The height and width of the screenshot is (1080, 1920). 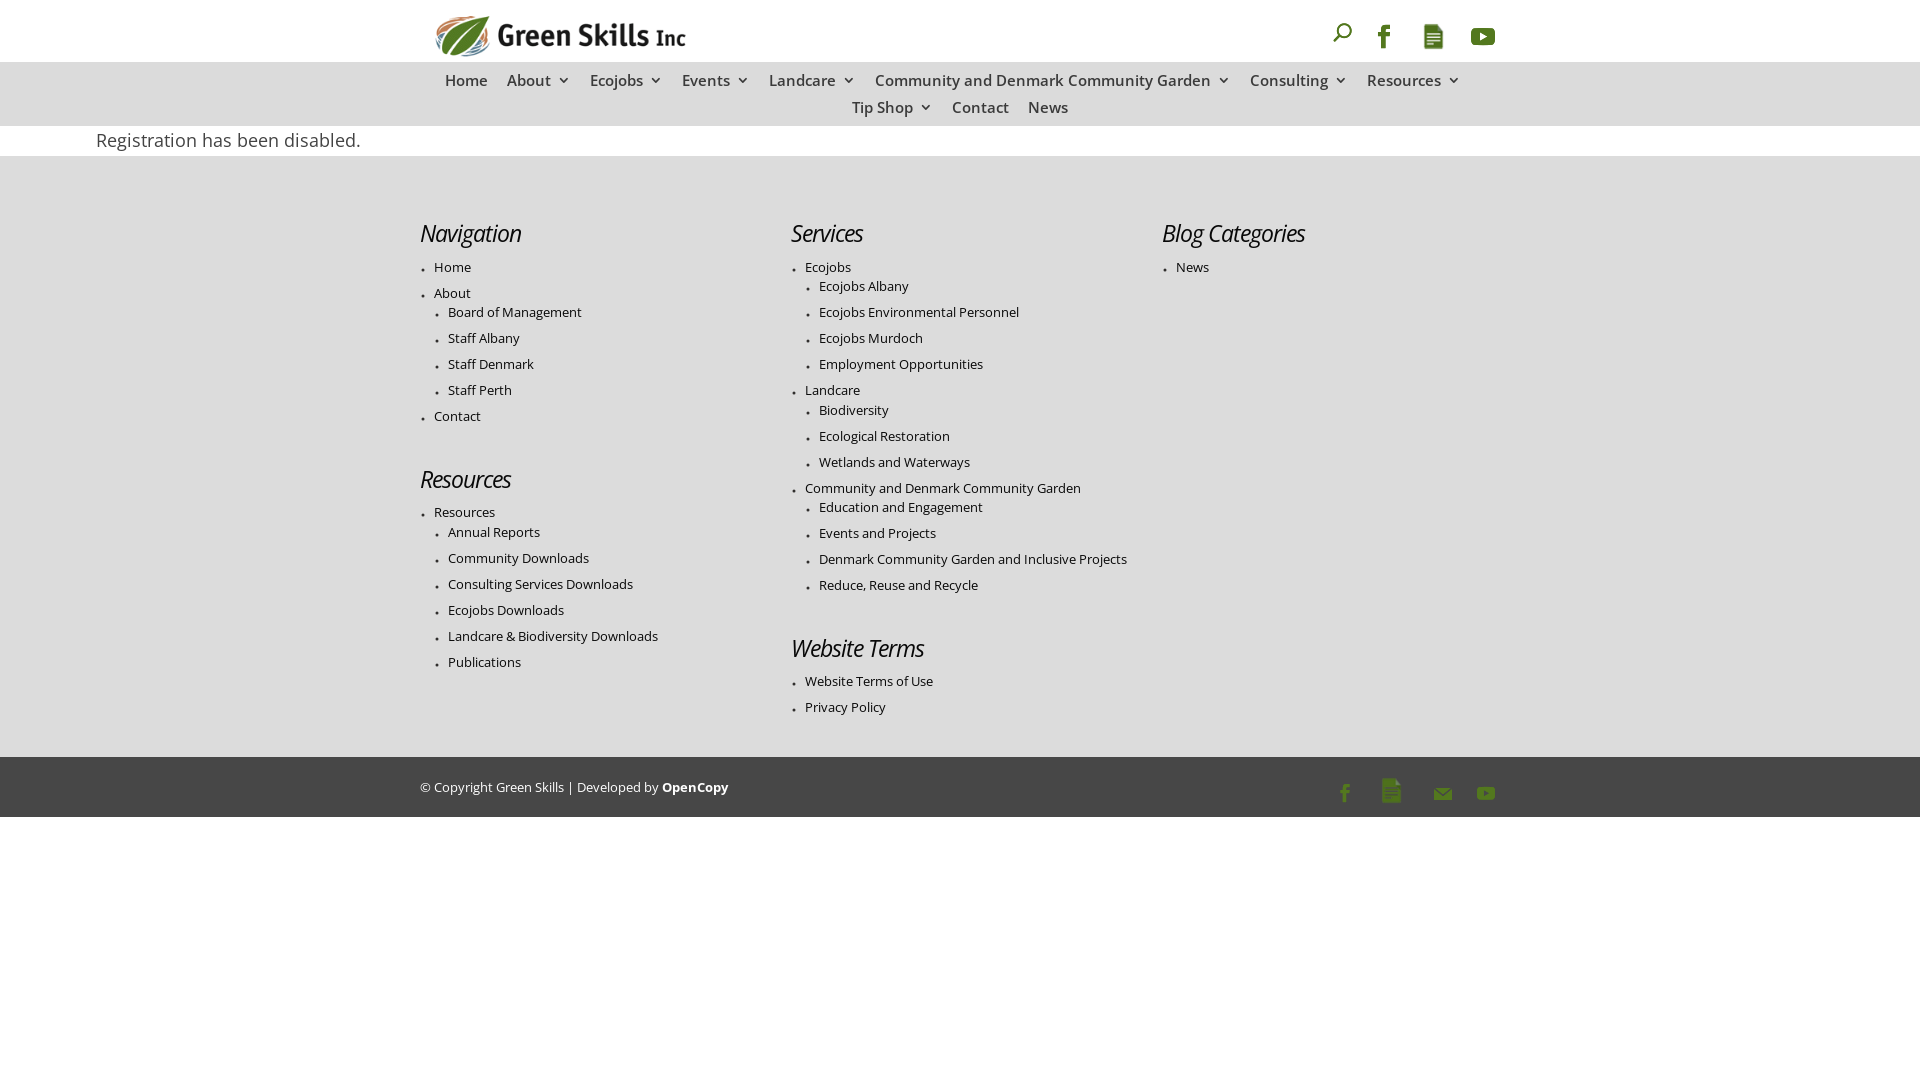 What do you see at coordinates (811, 84) in the screenshot?
I see `'Landcare'` at bounding box center [811, 84].